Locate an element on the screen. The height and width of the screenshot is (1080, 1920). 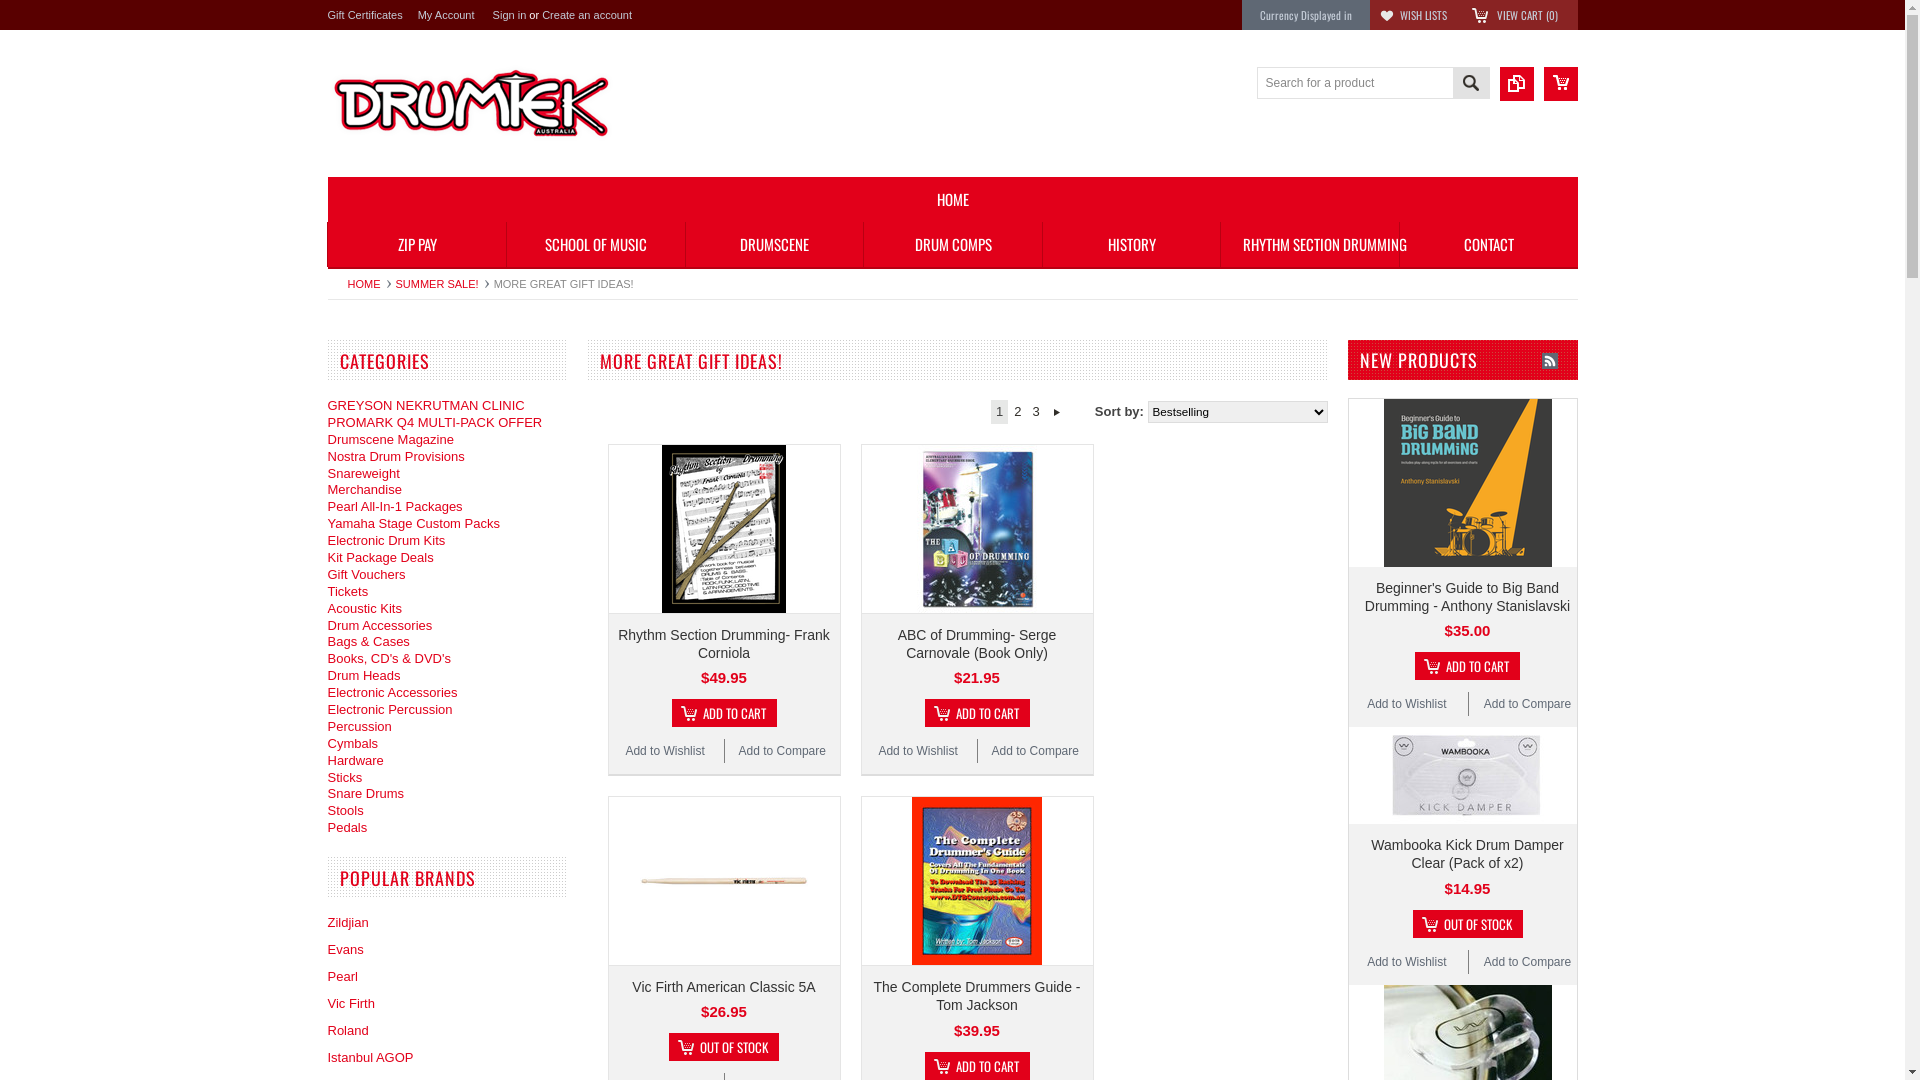
'Drum Heads' is located at coordinates (364, 675).